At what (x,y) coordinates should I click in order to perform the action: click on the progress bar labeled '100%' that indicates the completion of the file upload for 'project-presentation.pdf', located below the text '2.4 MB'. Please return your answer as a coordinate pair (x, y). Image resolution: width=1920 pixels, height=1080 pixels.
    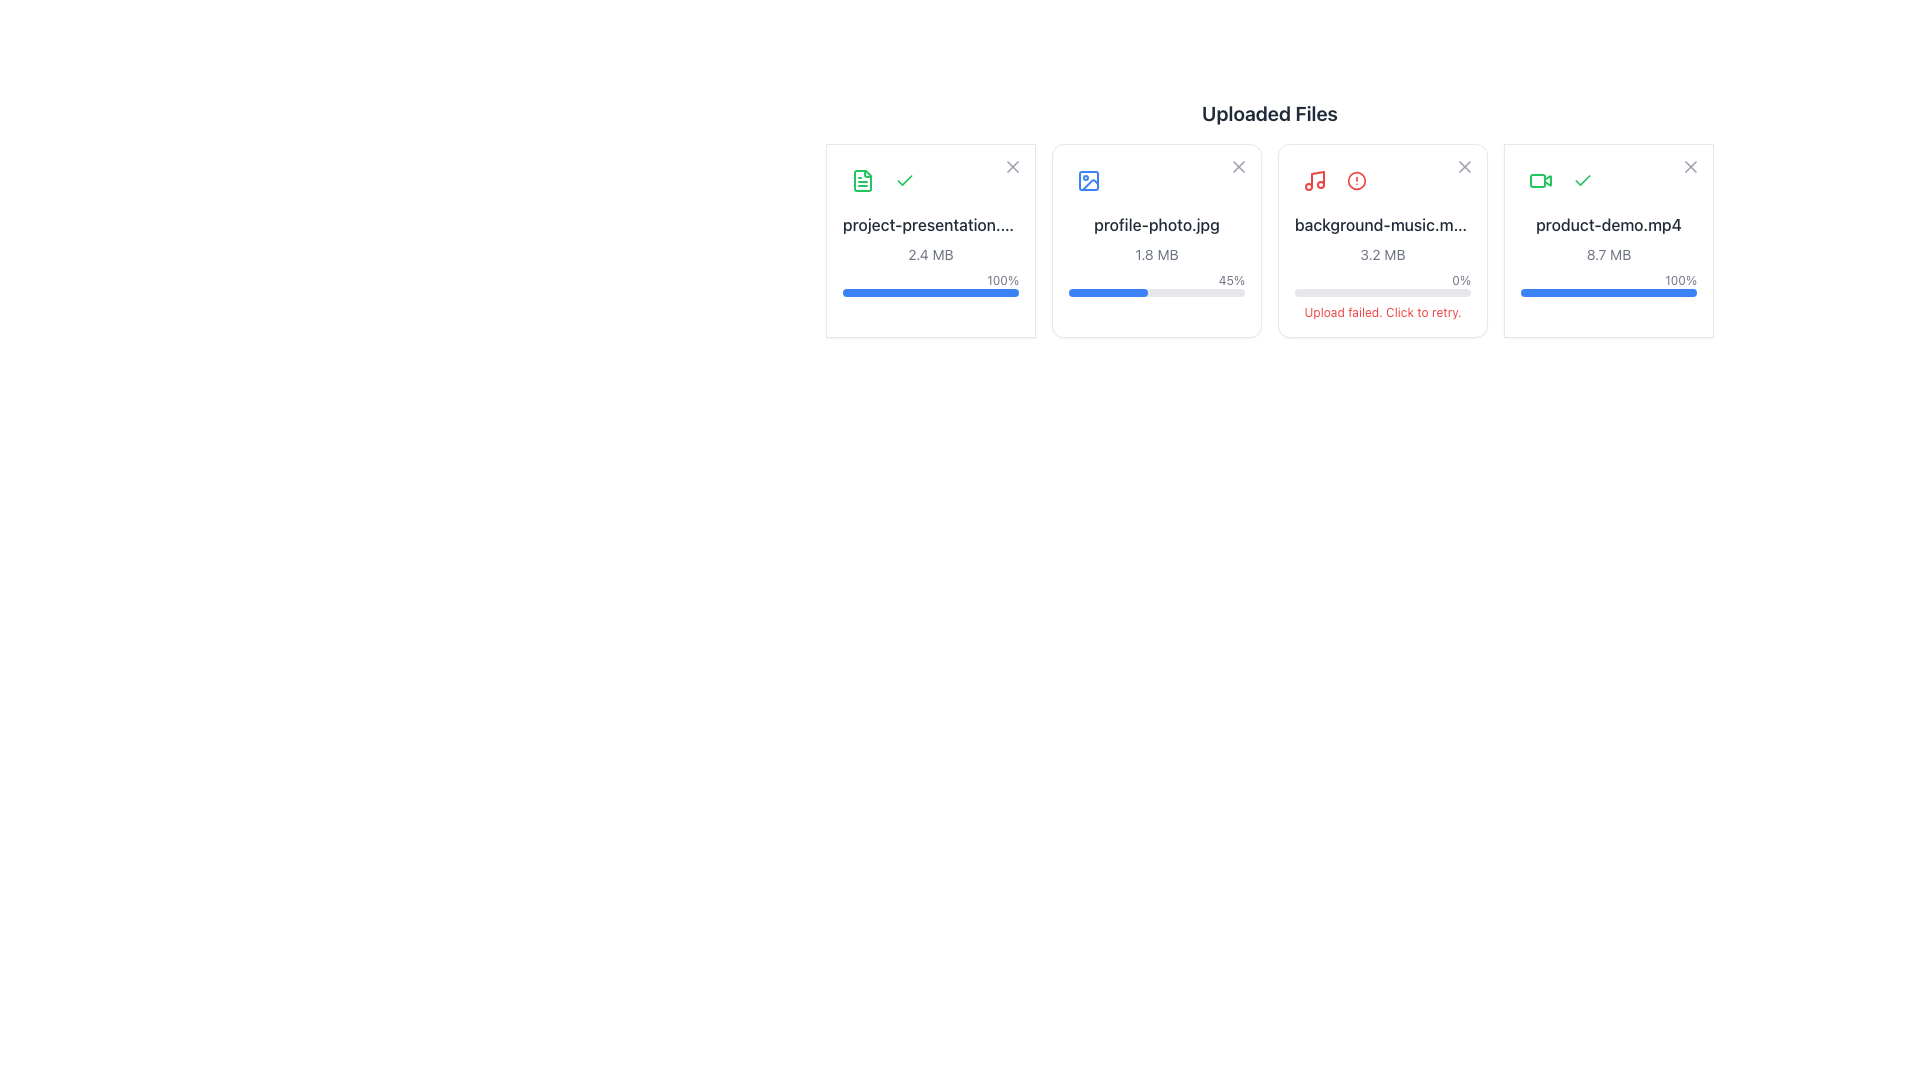
    Looking at the image, I should click on (930, 285).